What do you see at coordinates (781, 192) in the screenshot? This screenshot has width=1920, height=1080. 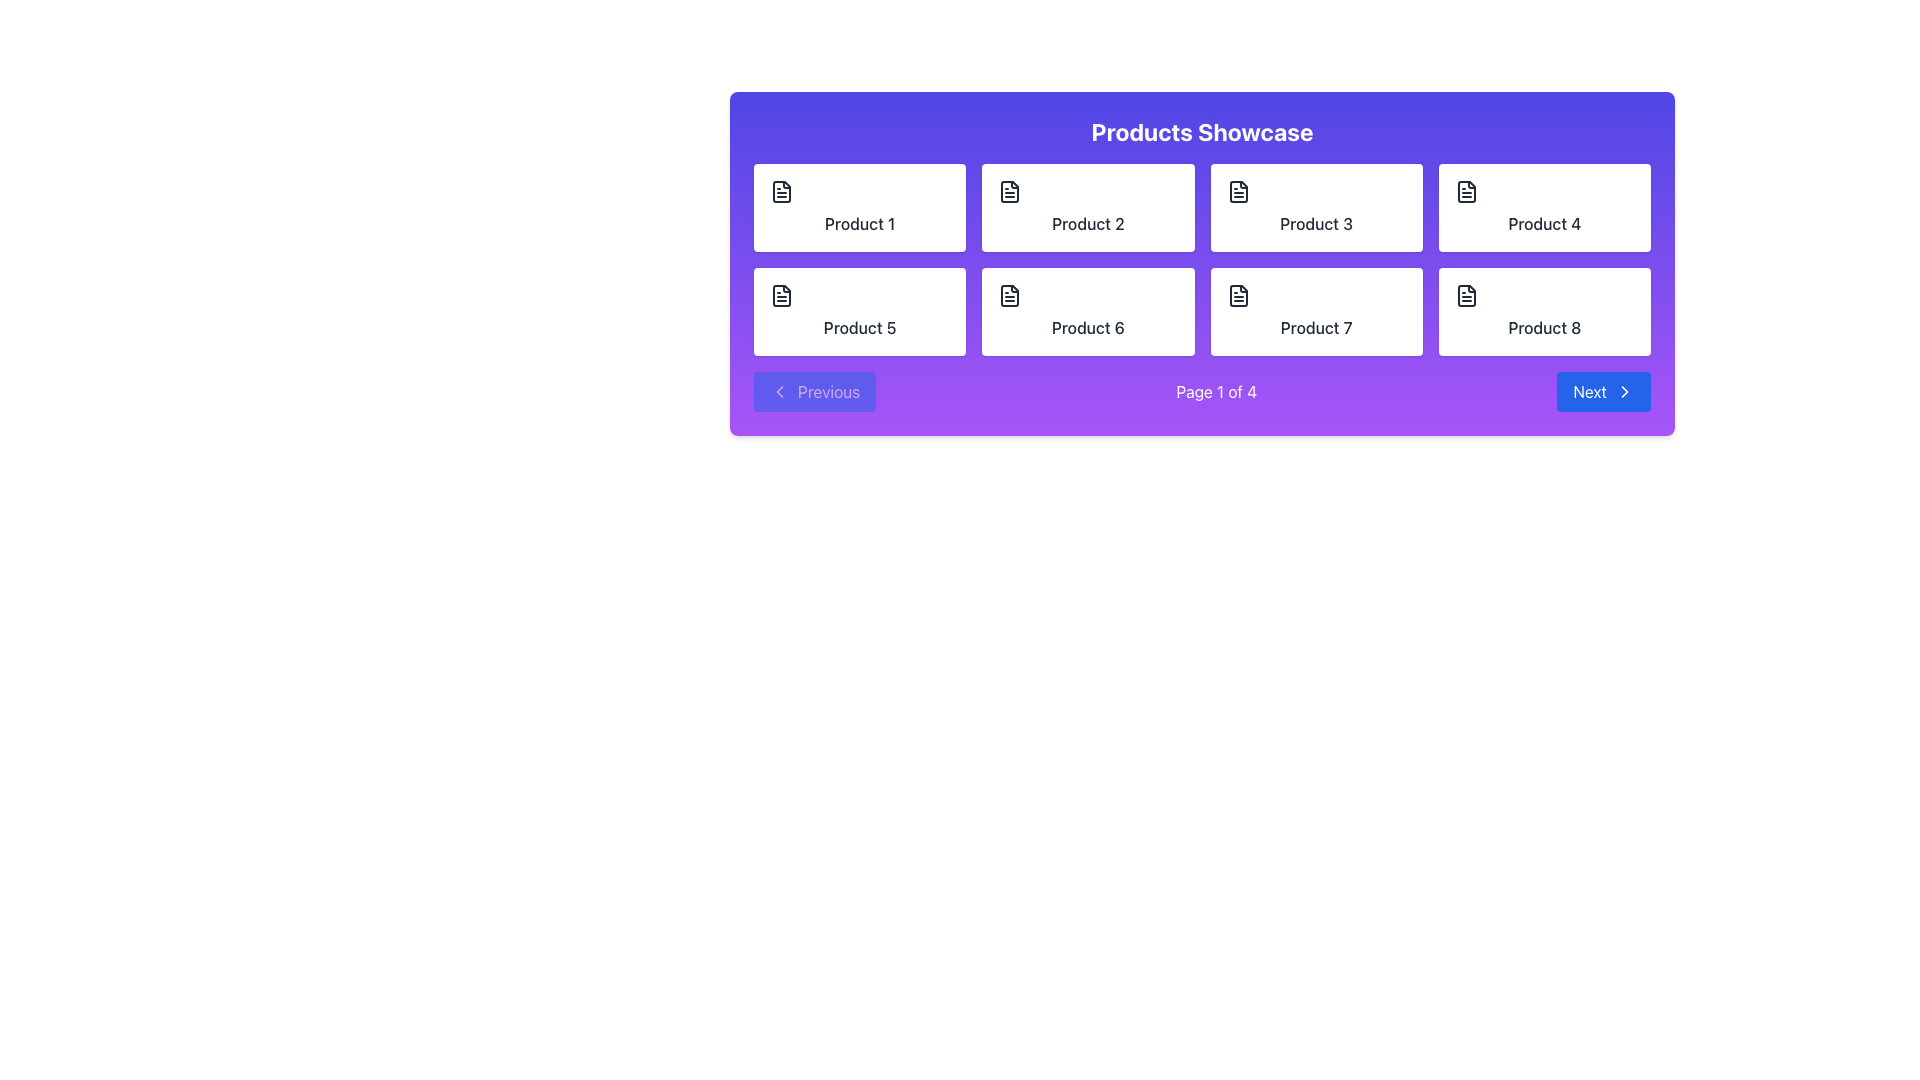 I see `the small graphical icon resembling a document with lines that is positioned above the text 'Product 1' in the upper-left corner of the first card in the 'Products Showcase' grid` at bounding box center [781, 192].